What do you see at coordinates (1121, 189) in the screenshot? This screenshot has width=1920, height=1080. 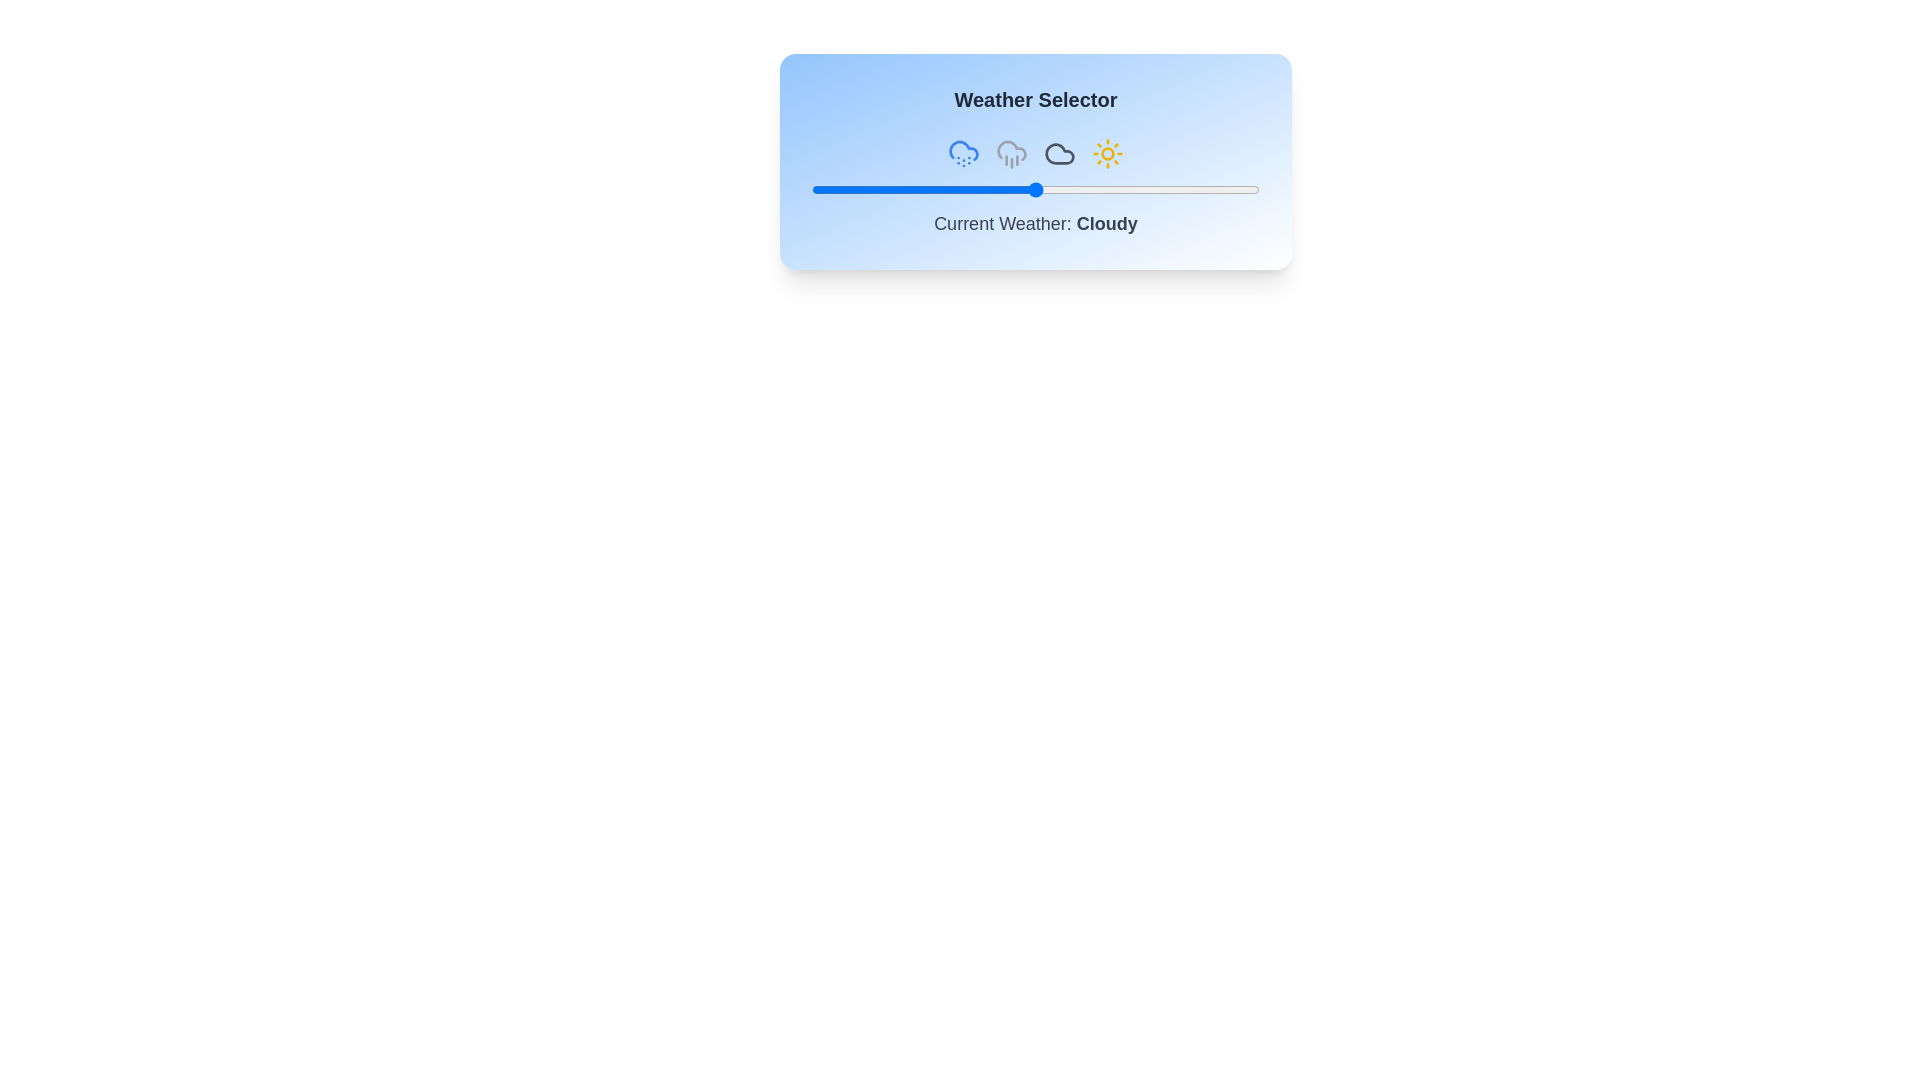 I see `the weather slider to 69%, where 69 is a value between 0 and 100` at bounding box center [1121, 189].